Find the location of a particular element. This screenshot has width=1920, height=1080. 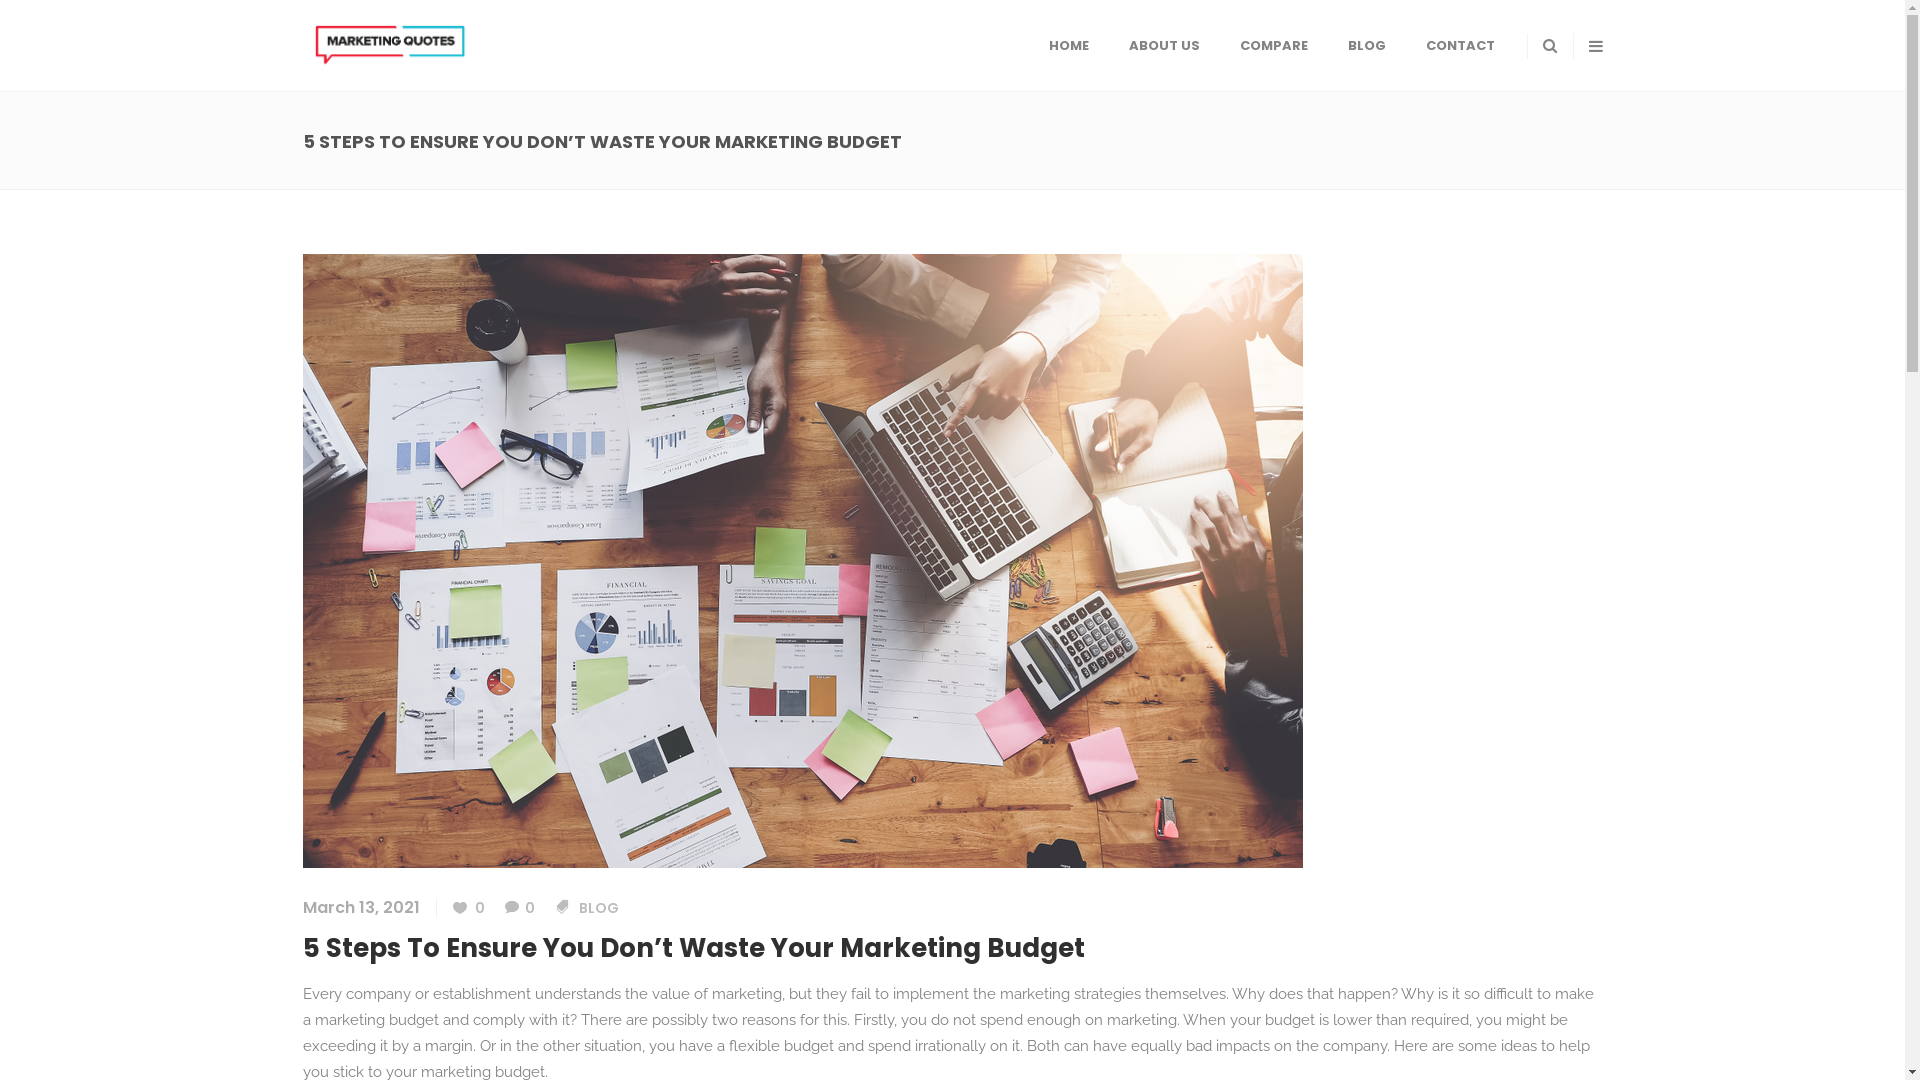

'HOME' is located at coordinates (1066, 45).